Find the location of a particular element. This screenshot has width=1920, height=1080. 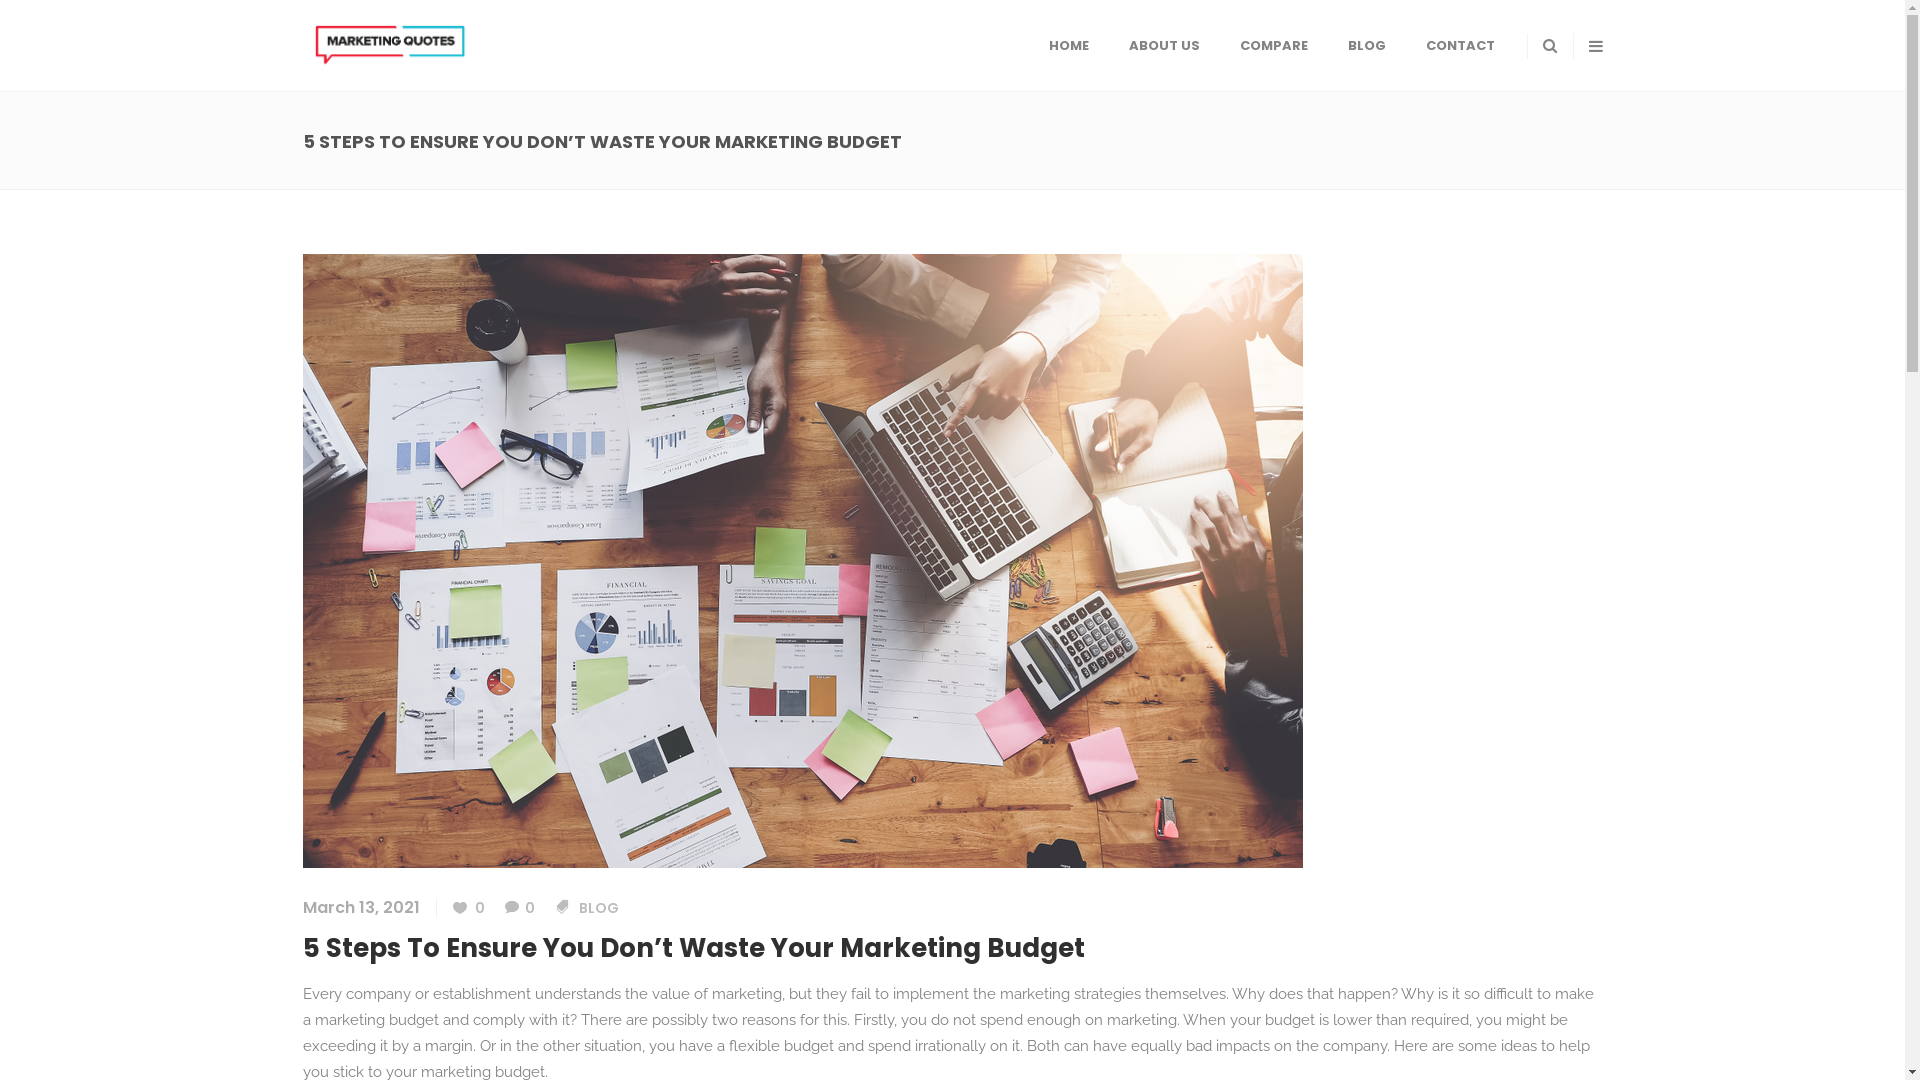

'HOME' is located at coordinates (1066, 45).